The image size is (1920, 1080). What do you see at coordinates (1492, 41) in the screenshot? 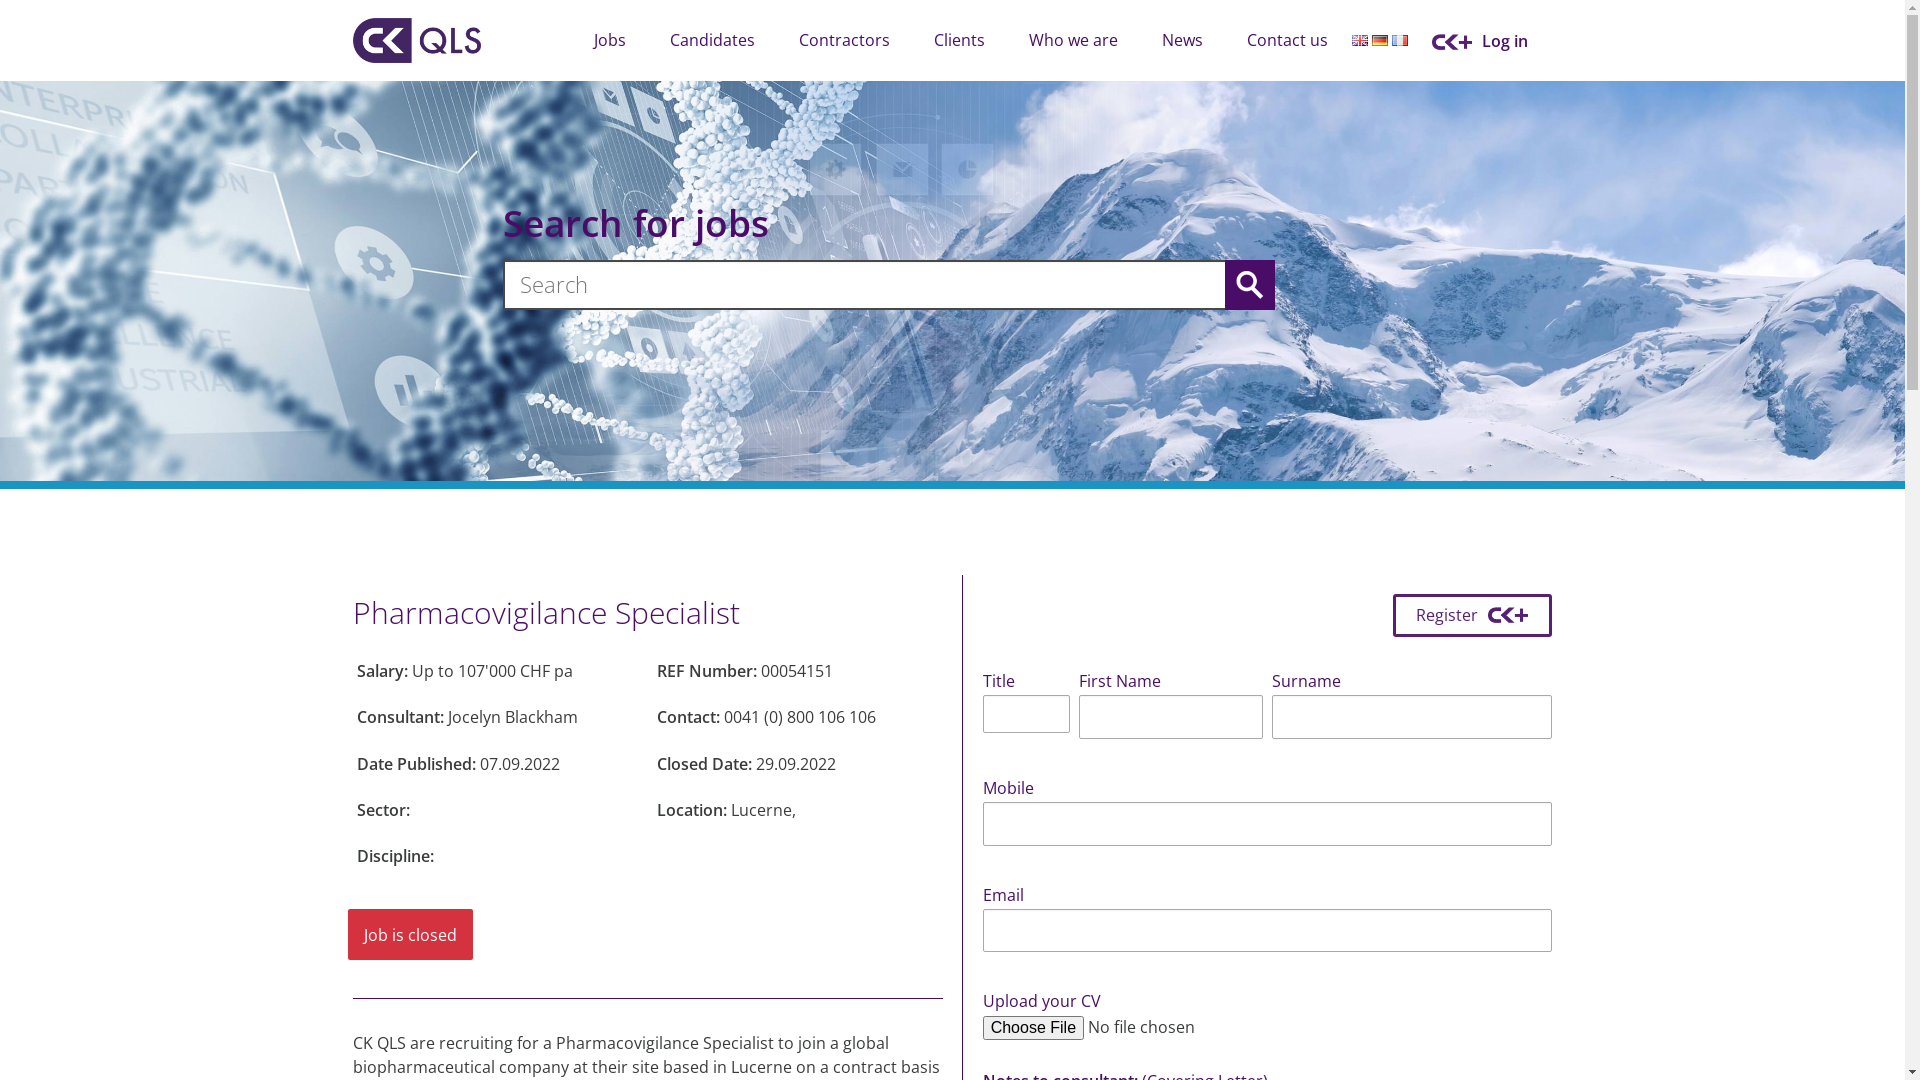
I see `'Log in'` at bounding box center [1492, 41].